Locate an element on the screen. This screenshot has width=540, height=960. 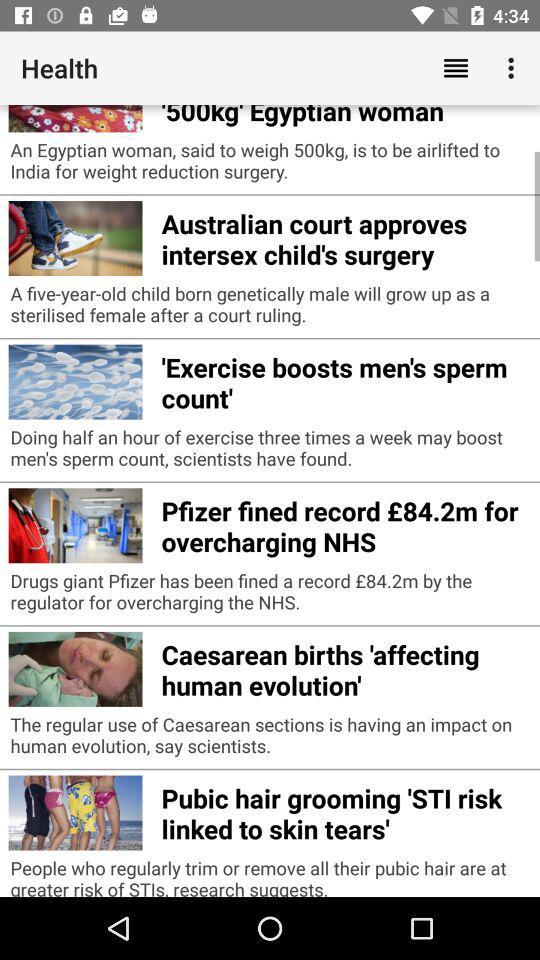
the icon below the an egyptian woman app is located at coordinates (344, 236).